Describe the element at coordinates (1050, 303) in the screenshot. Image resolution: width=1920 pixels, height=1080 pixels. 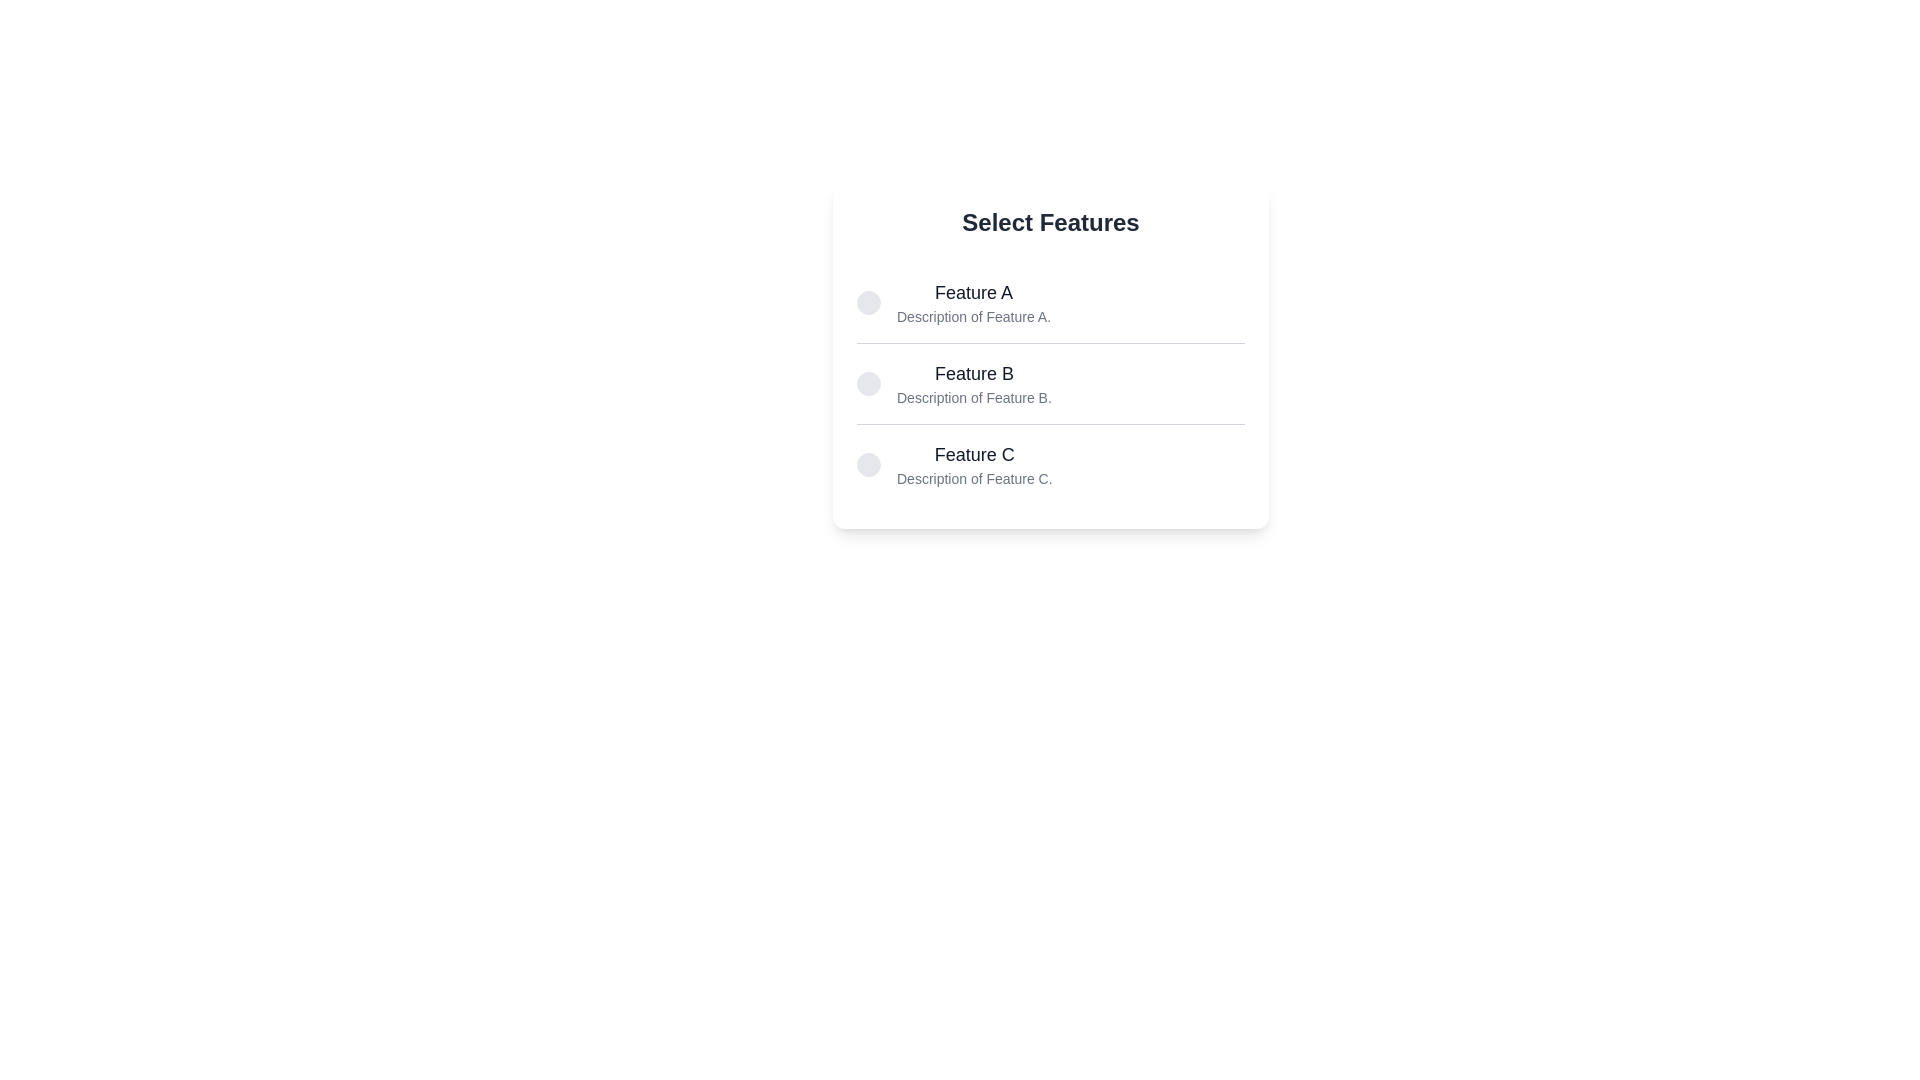
I see `the first selectable list item labeled 'Feature A'` at that location.